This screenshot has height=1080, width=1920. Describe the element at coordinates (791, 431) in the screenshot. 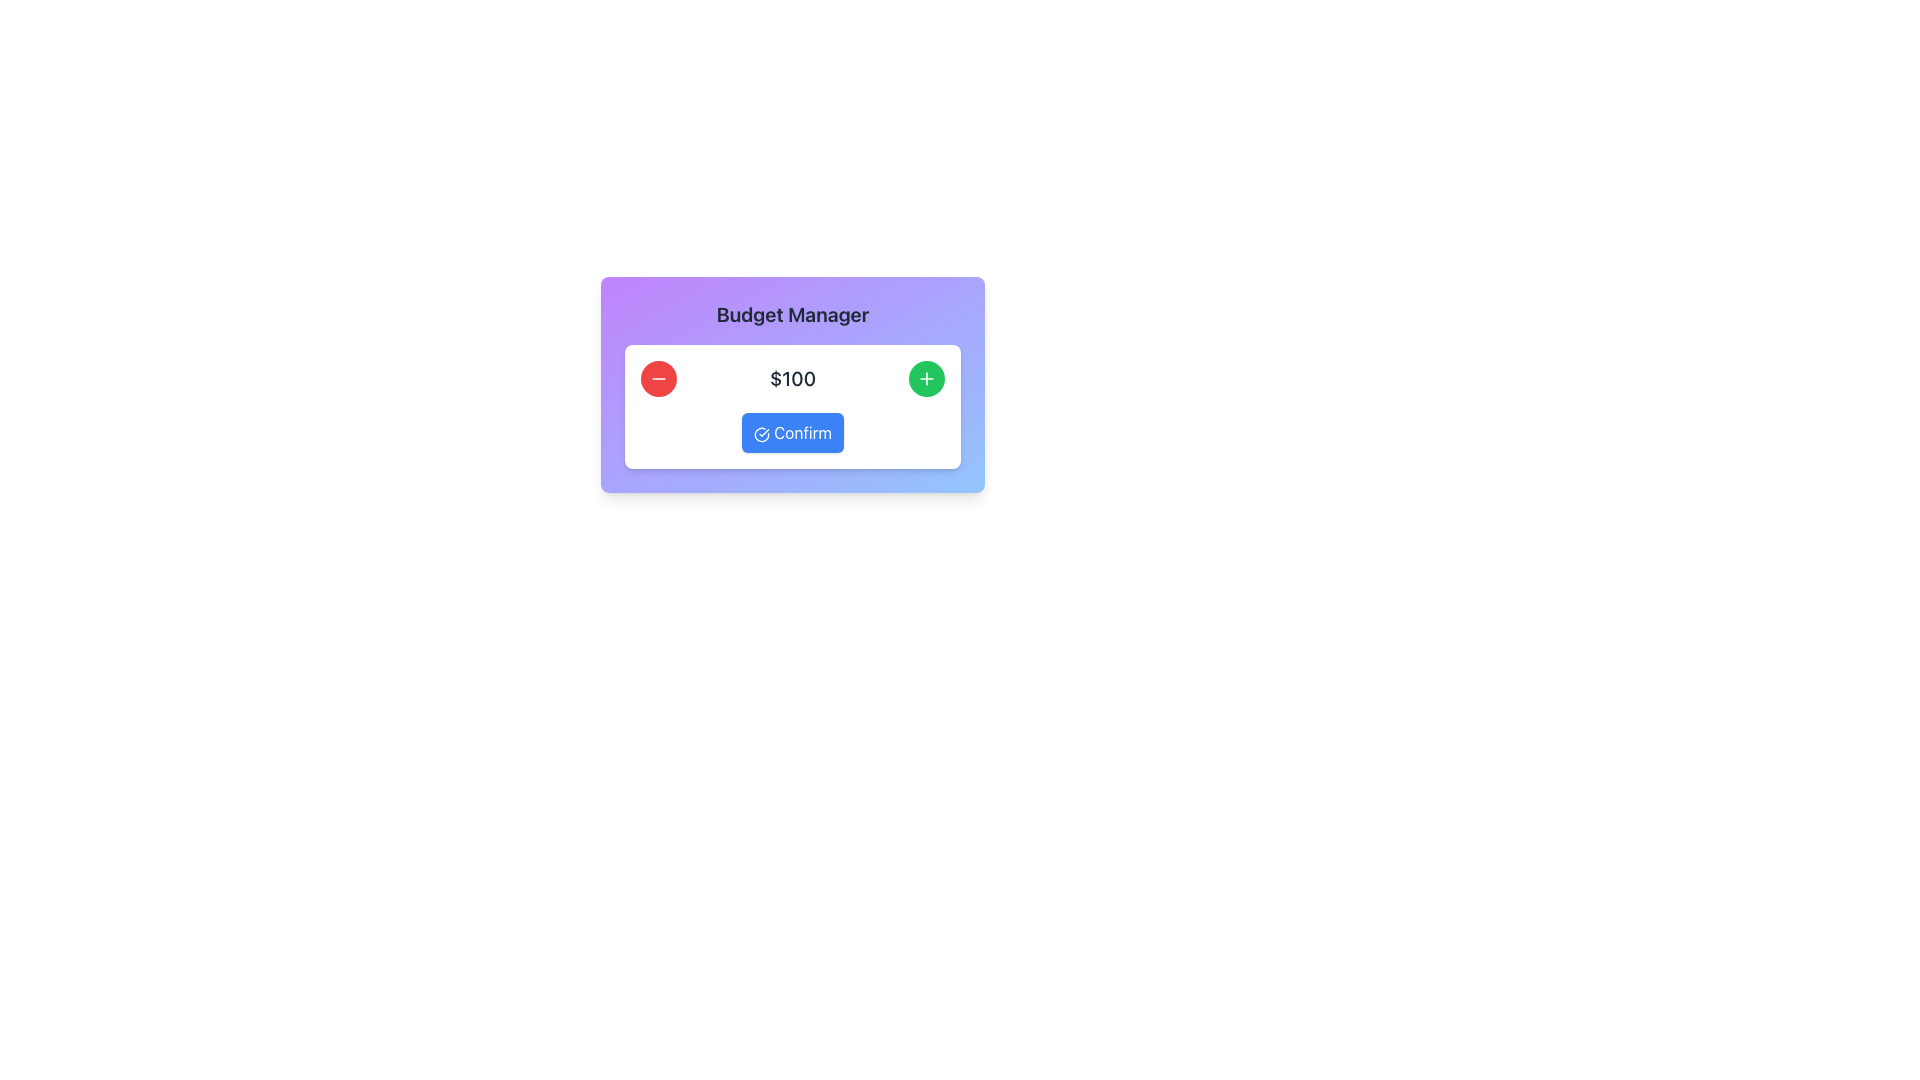

I see `the confirm button in the 'Budget Manager' interface` at that location.